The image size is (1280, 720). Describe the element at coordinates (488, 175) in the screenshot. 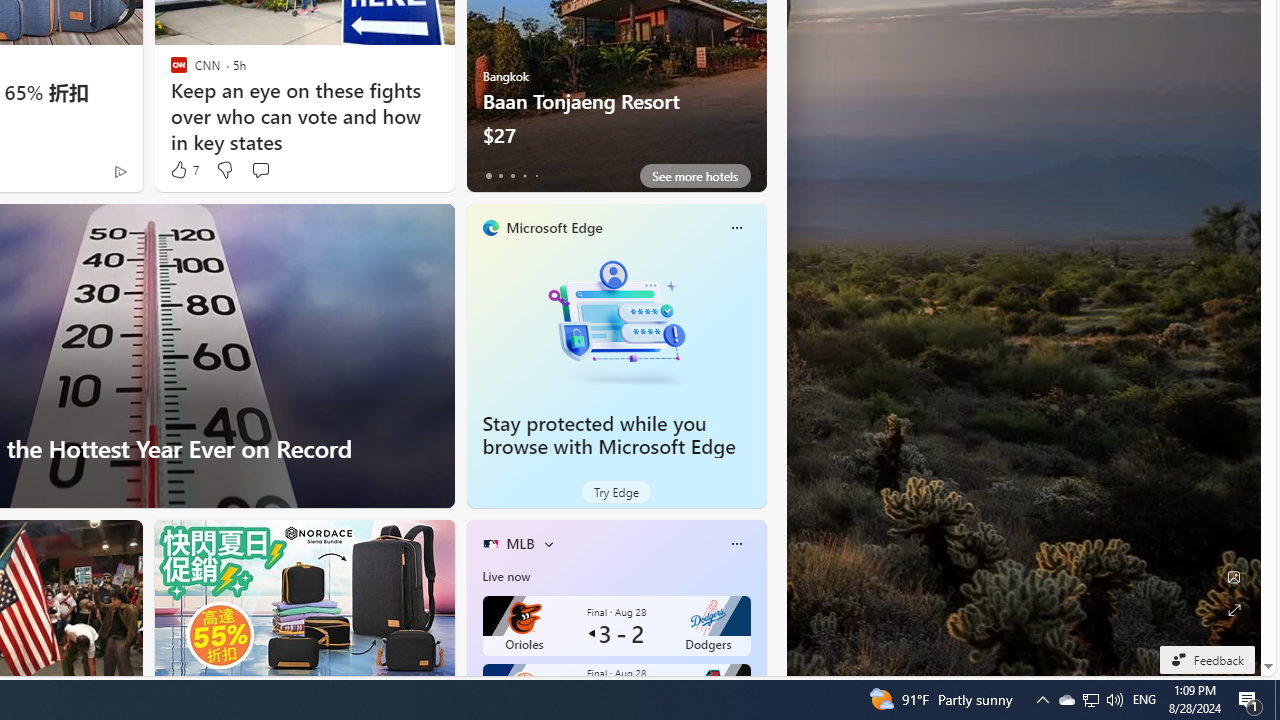

I see `'tab-0'` at that location.